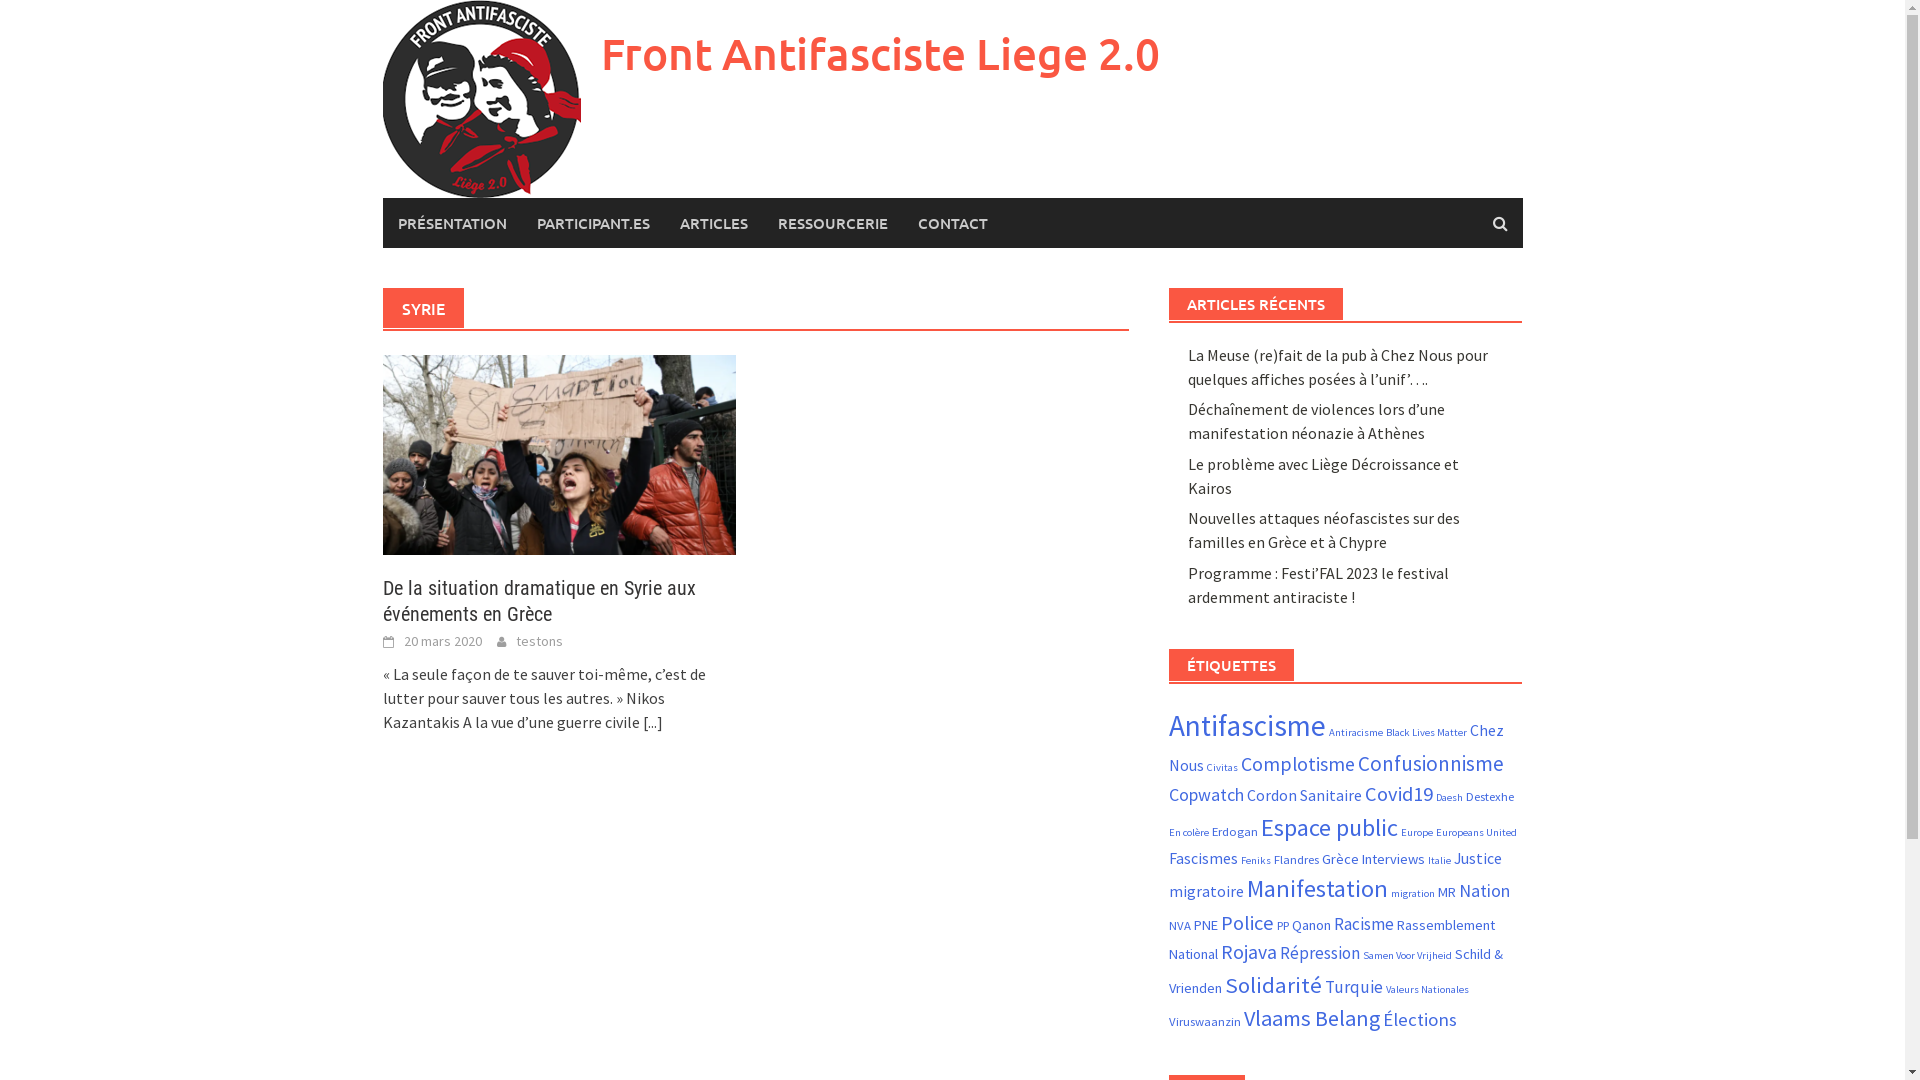 The width and height of the screenshot is (1920, 1080). I want to click on 'Rassemblement National', so click(1332, 940).